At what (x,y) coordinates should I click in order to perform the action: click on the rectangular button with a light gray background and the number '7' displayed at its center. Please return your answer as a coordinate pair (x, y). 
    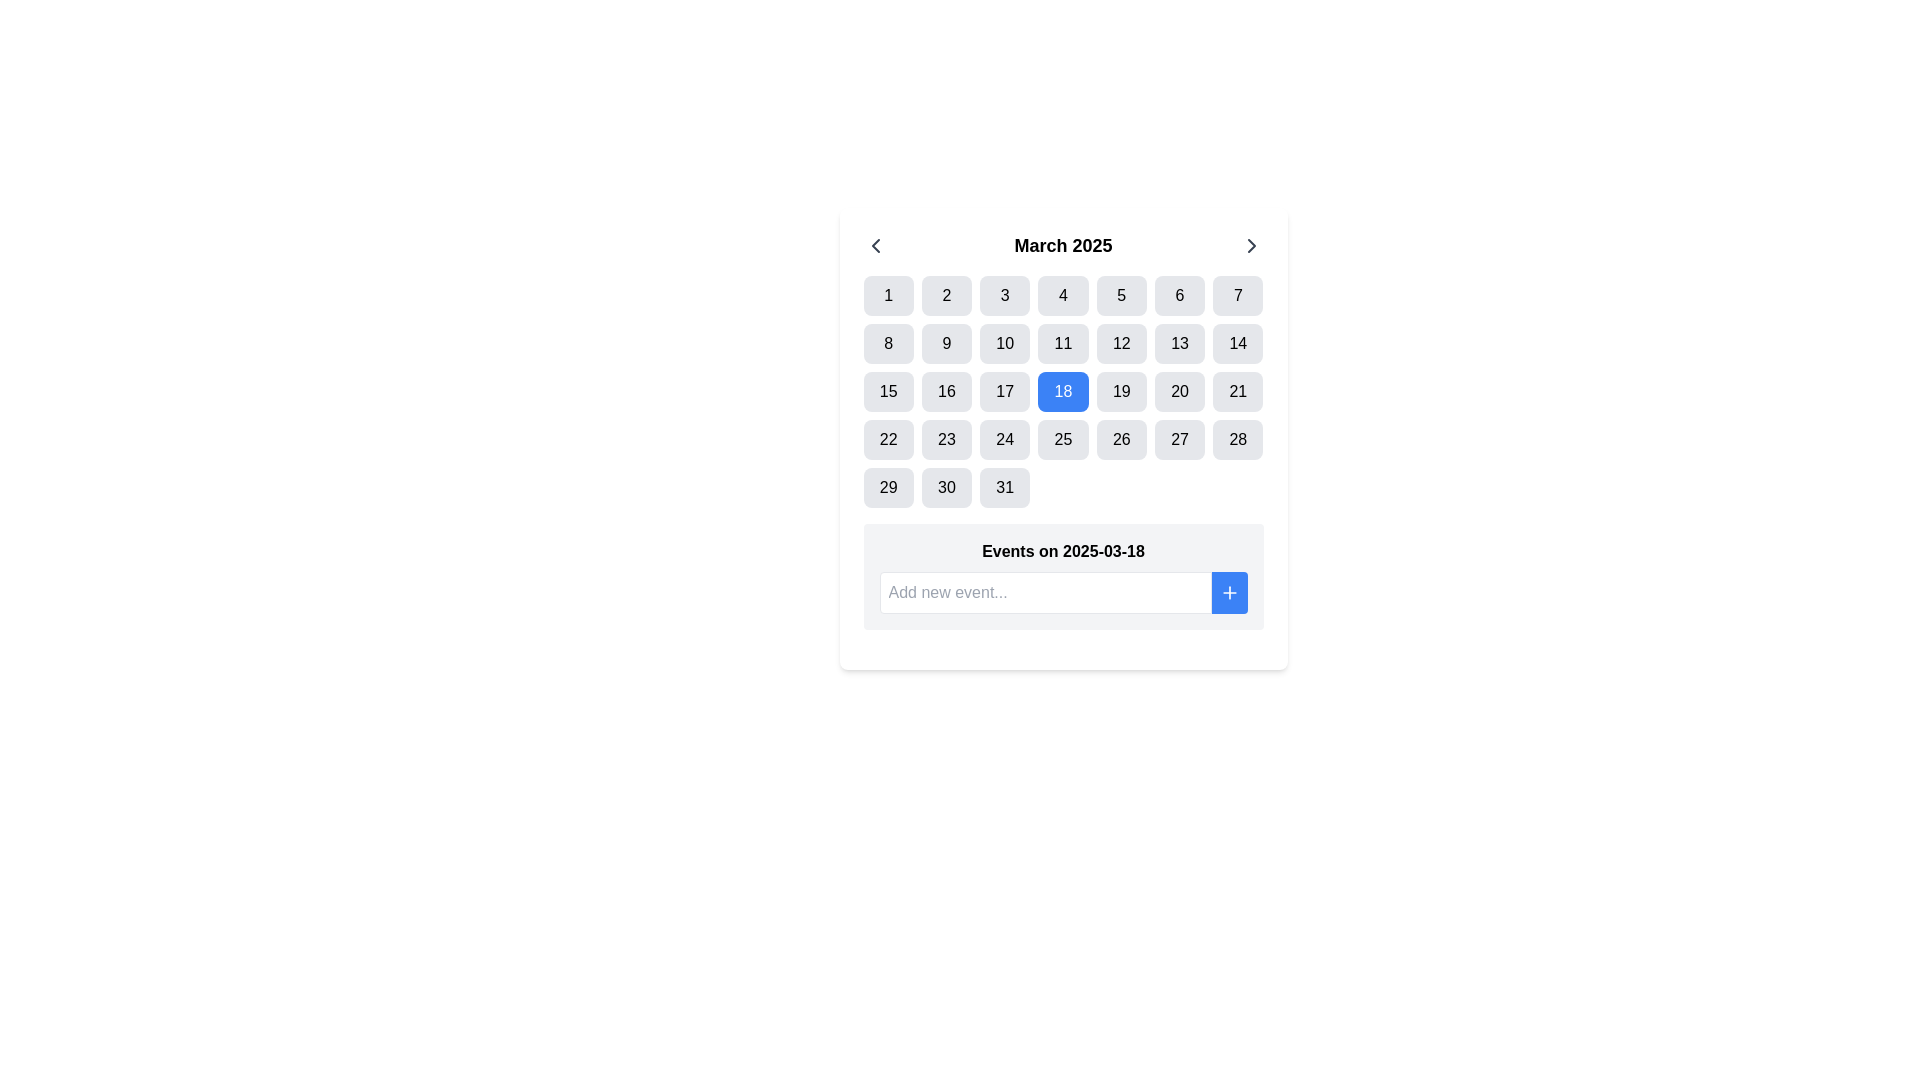
    Looking at the image, I should click on (1237, 296).